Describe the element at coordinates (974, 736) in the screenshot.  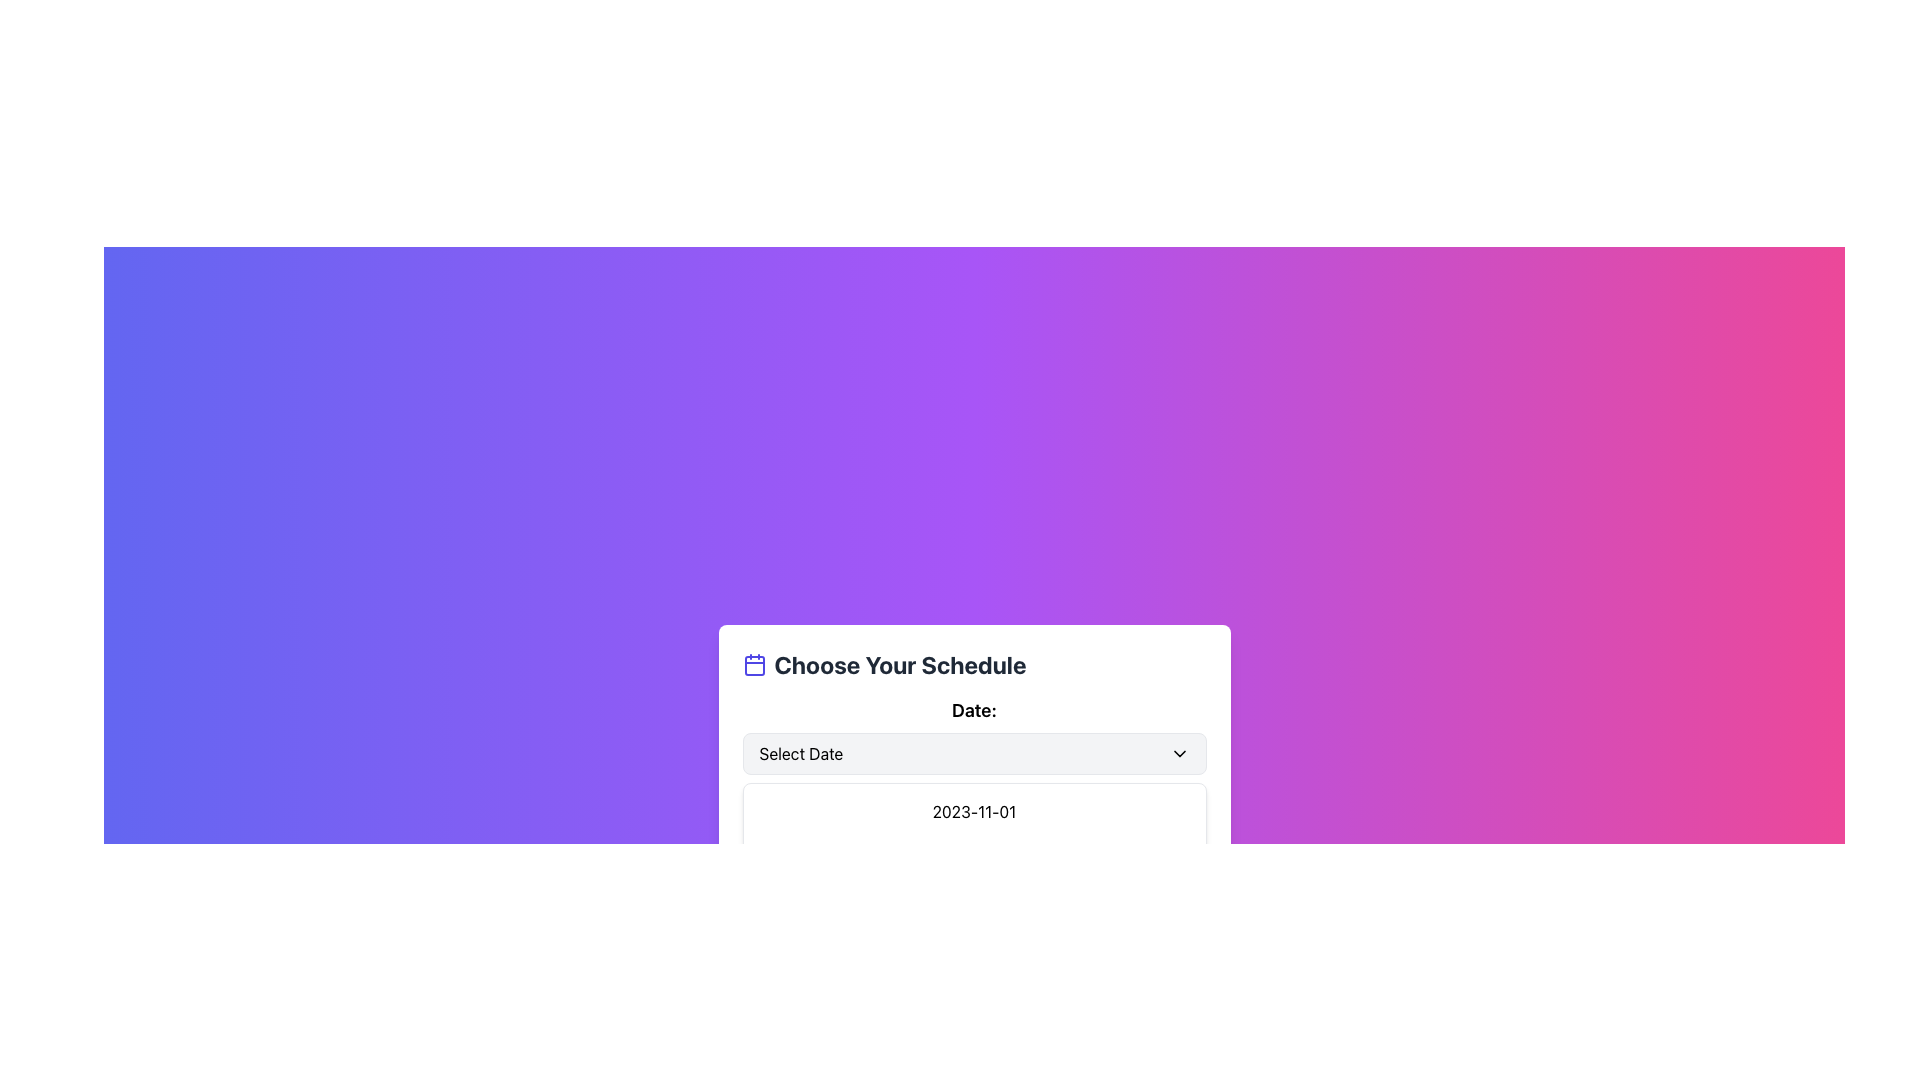
I see `a date from the dropdown menu located within the 'Choose Your Schedule' card, positioned centrally beneath the header text and before the 'Time:' dropdown` at that location.